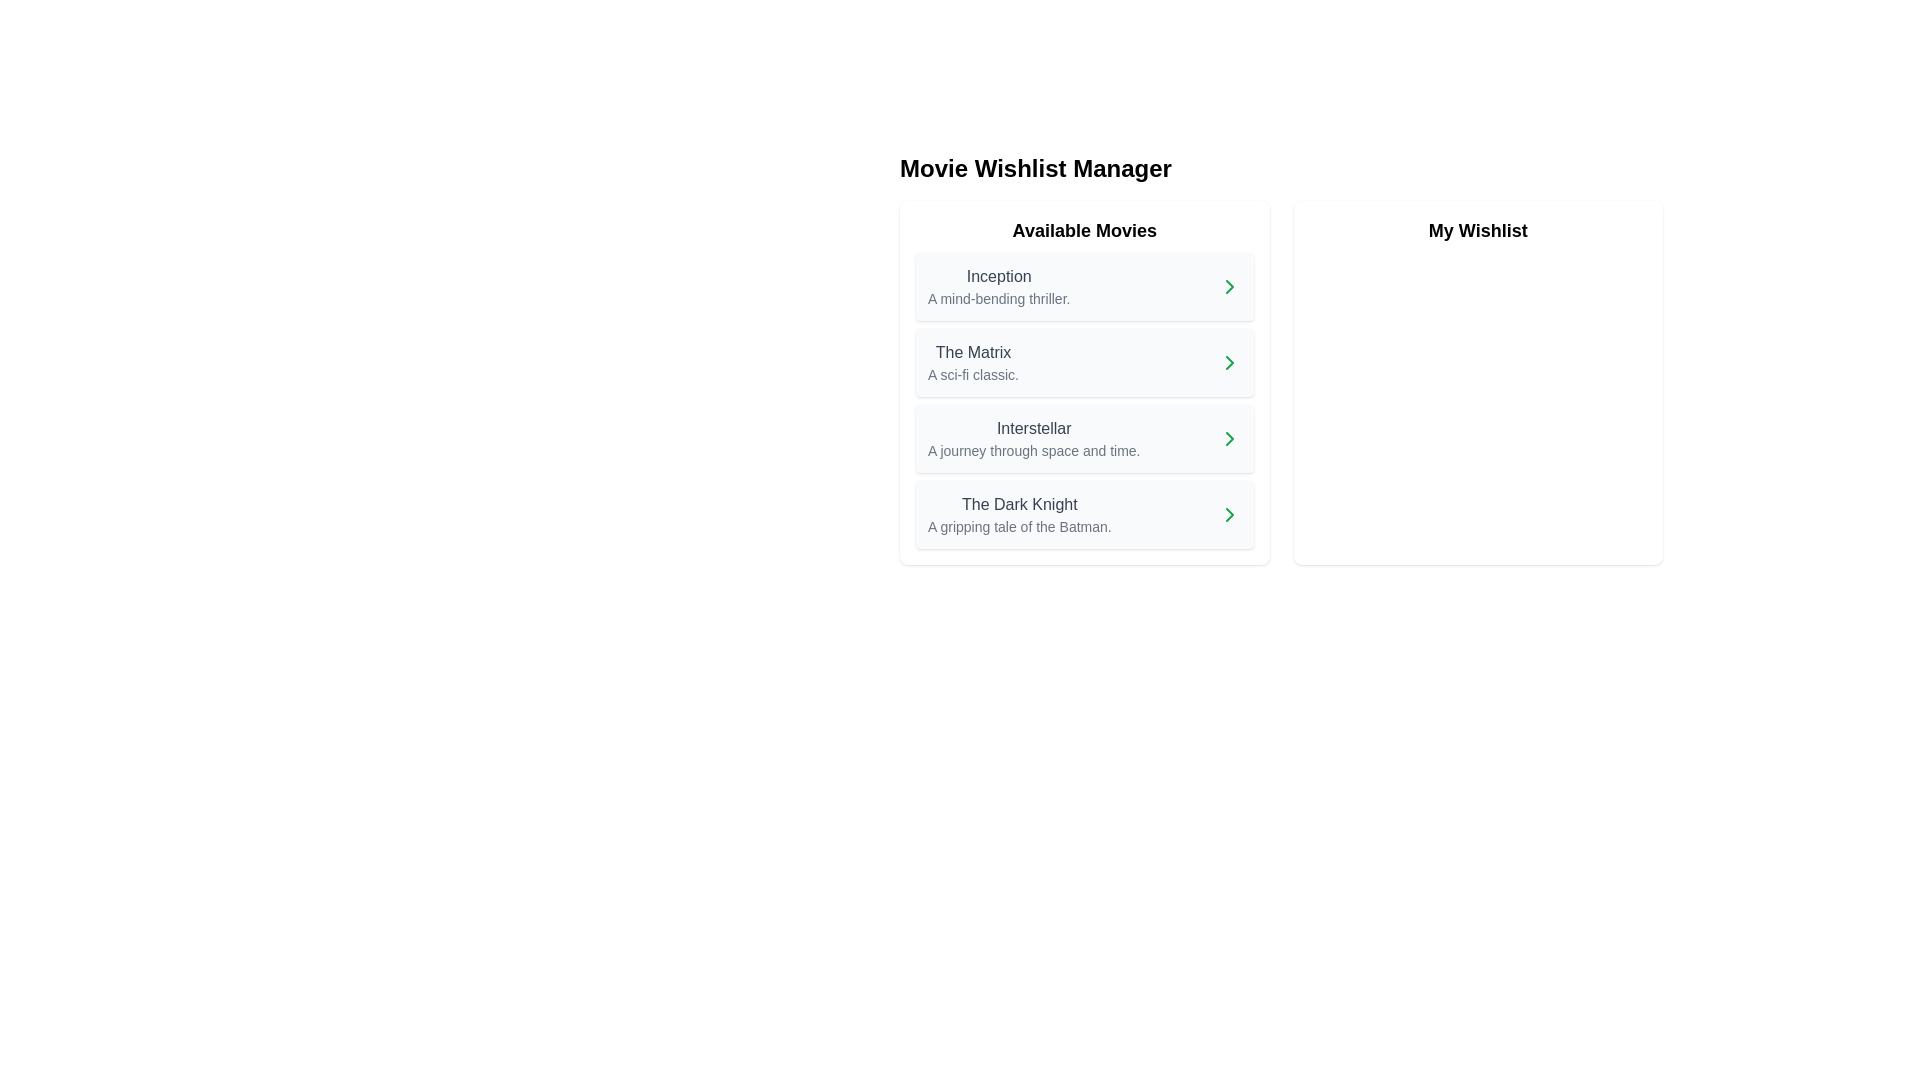 The width and height of the screenshot is (1920, 1080). Describe the element at coordinates (1083, 286) in the screenshot. I see `the selectable movie item titled 'Inception' in the 'Available Movies' section` at that location.